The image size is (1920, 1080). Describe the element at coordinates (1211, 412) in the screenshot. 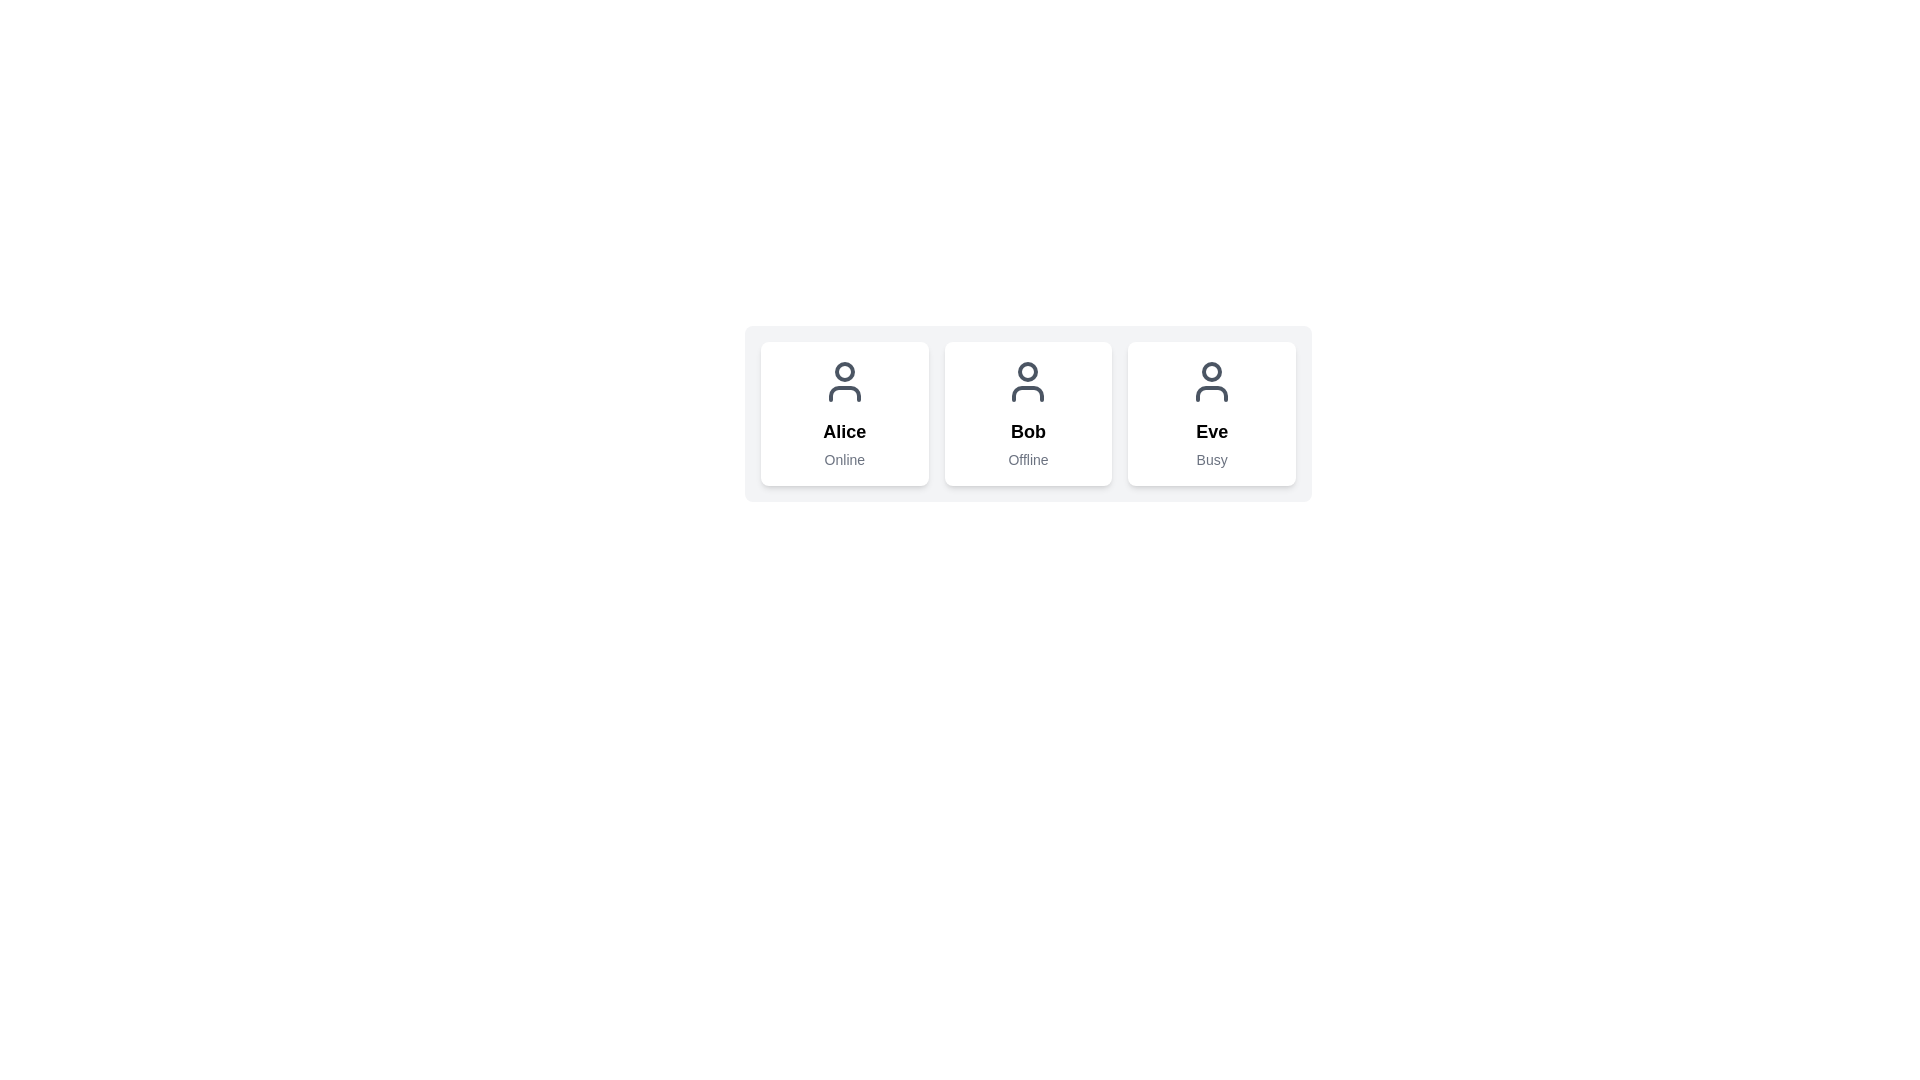

I see `the user details displayed on the card with a white background containing the name 'Eve' and status 'Busy', which is the third card in a row of three elements` at that location.